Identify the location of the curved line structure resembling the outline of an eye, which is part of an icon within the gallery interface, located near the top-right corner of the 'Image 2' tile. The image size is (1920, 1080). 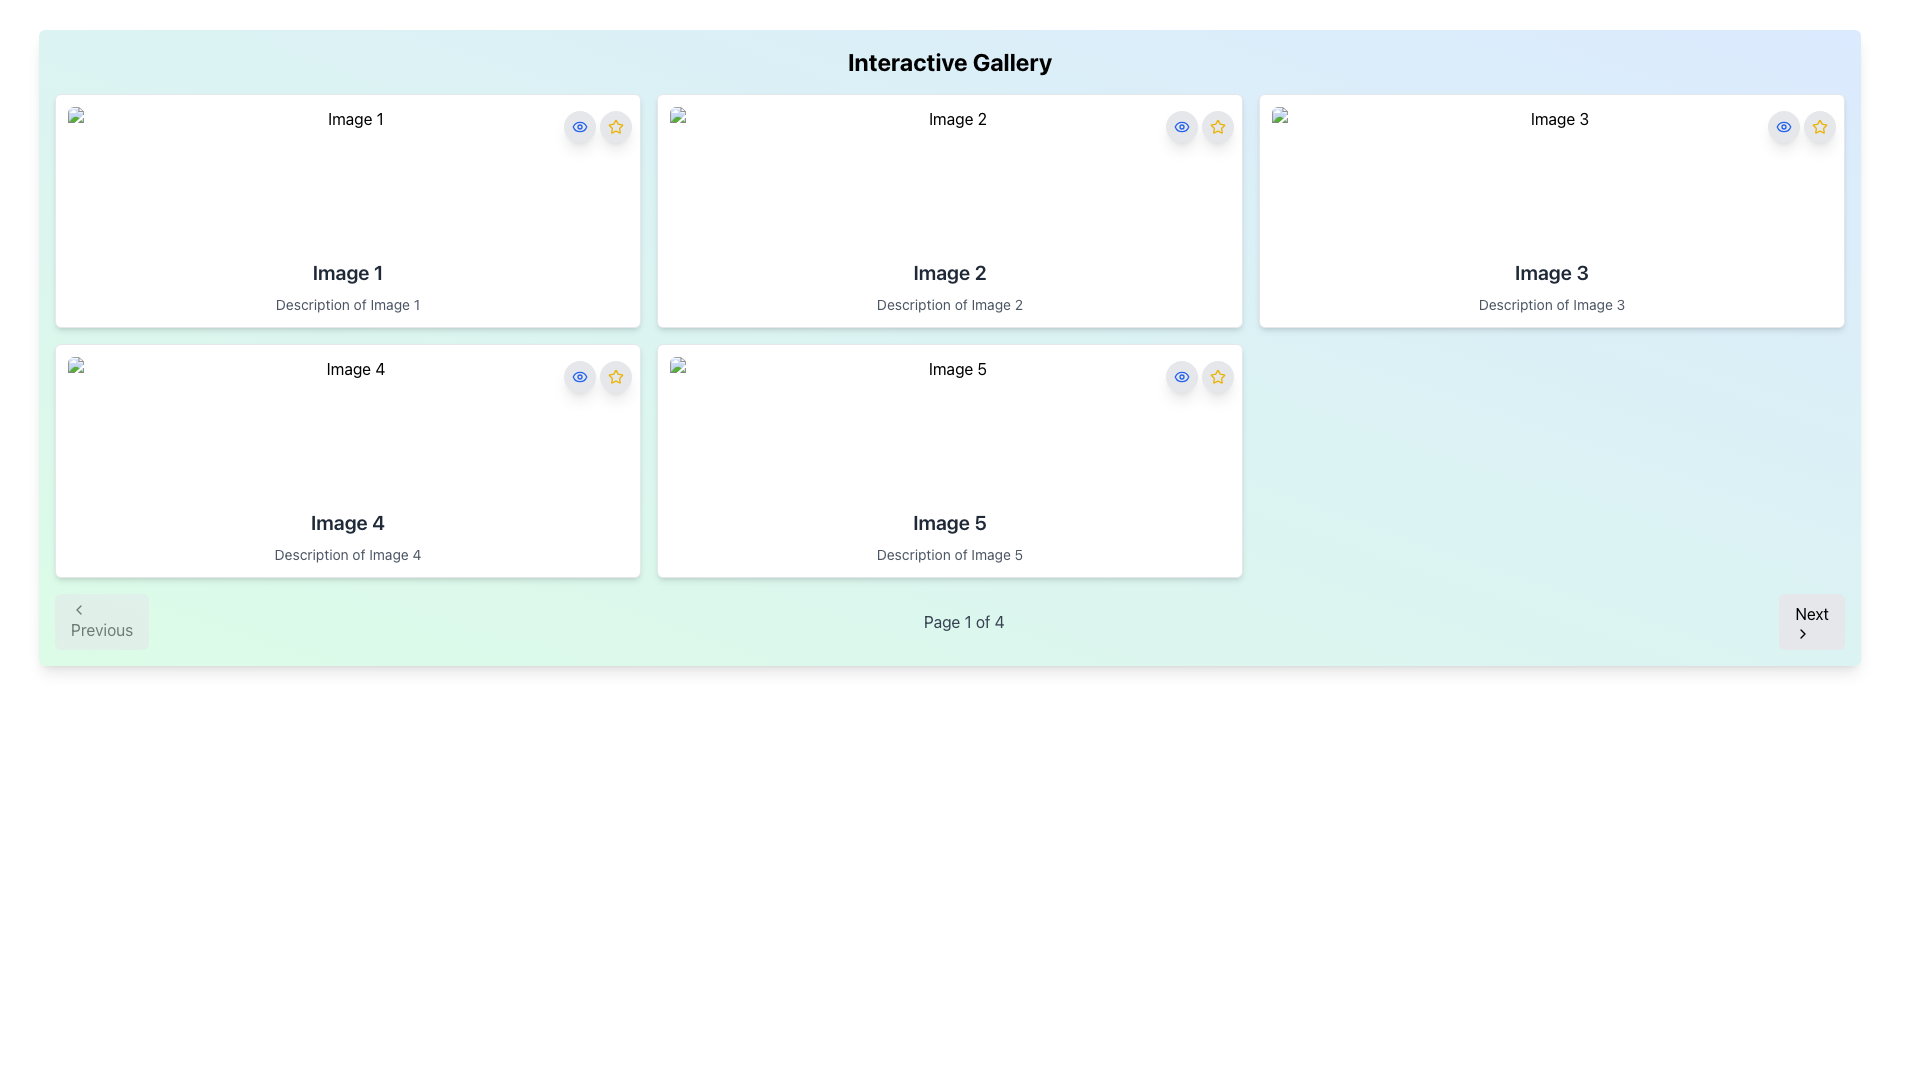
(1181, 377).